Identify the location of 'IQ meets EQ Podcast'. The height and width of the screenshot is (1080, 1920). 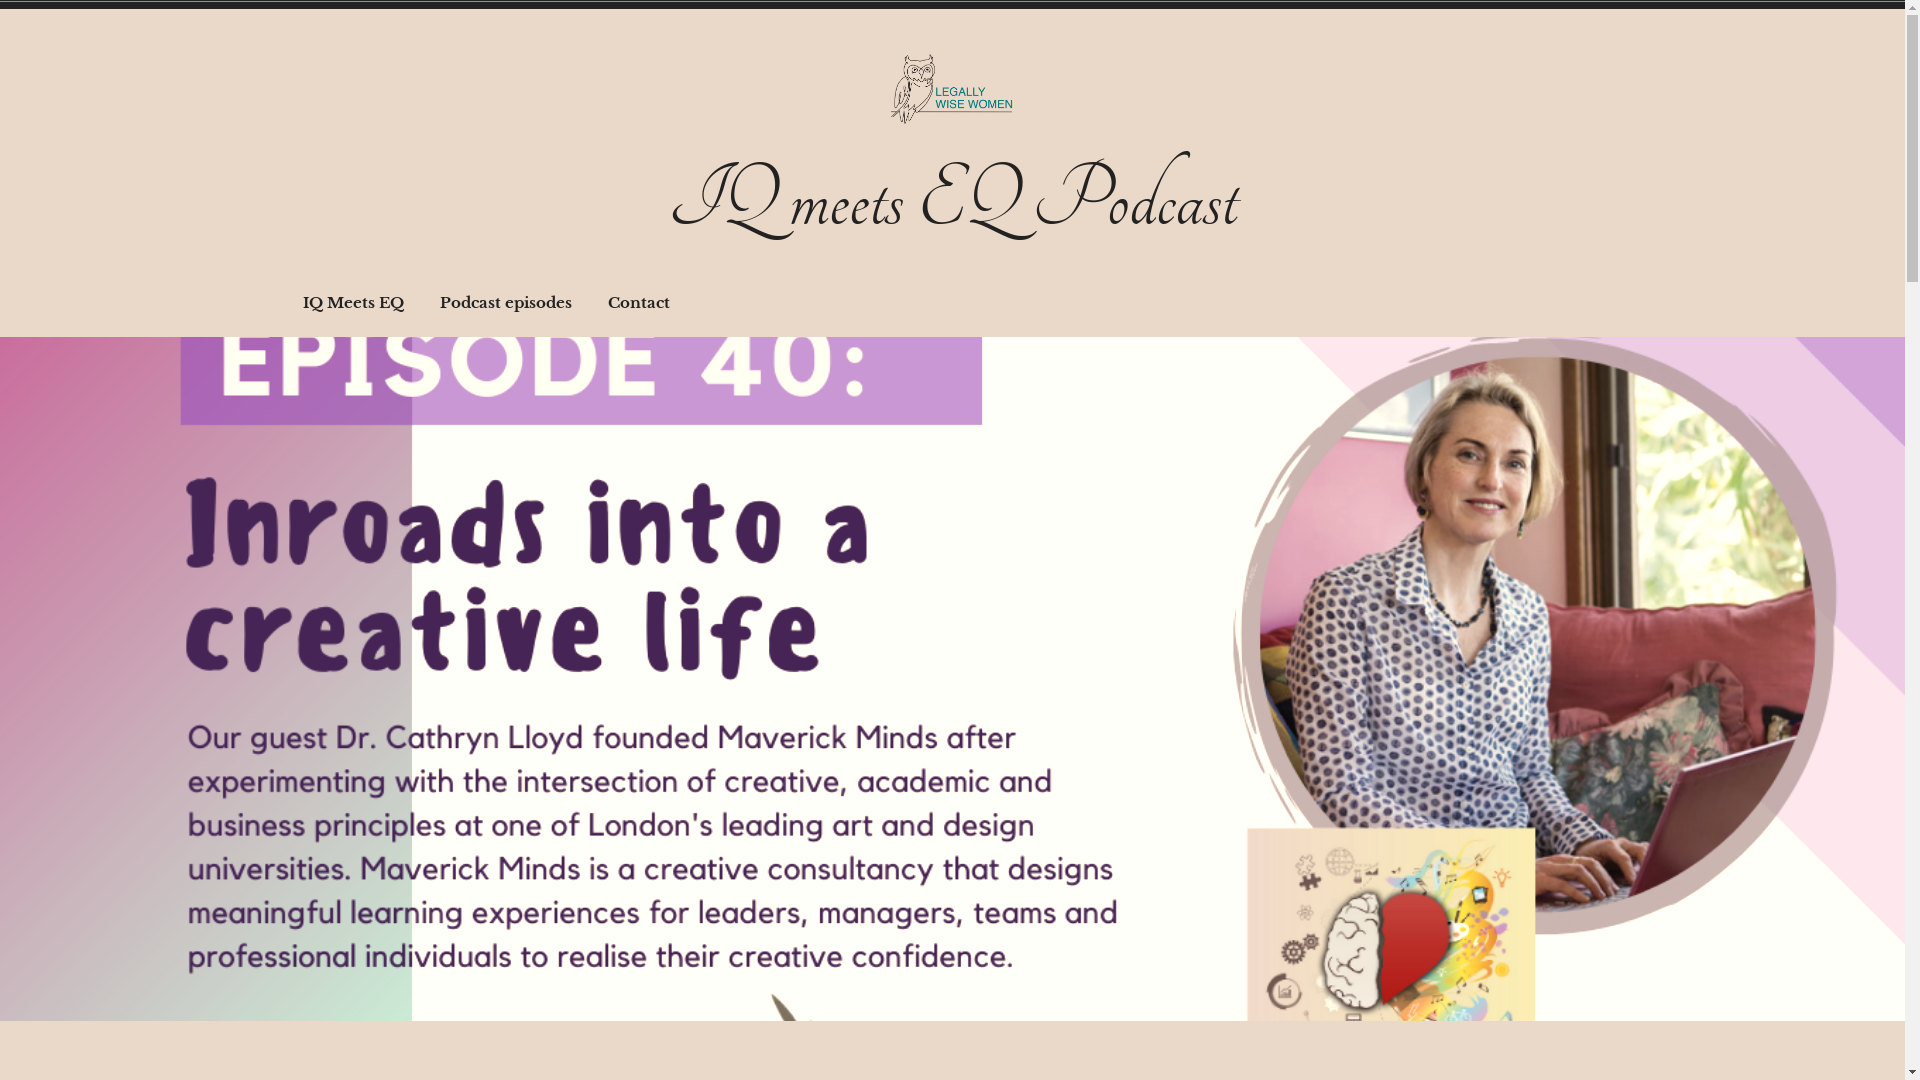
(951, 200).